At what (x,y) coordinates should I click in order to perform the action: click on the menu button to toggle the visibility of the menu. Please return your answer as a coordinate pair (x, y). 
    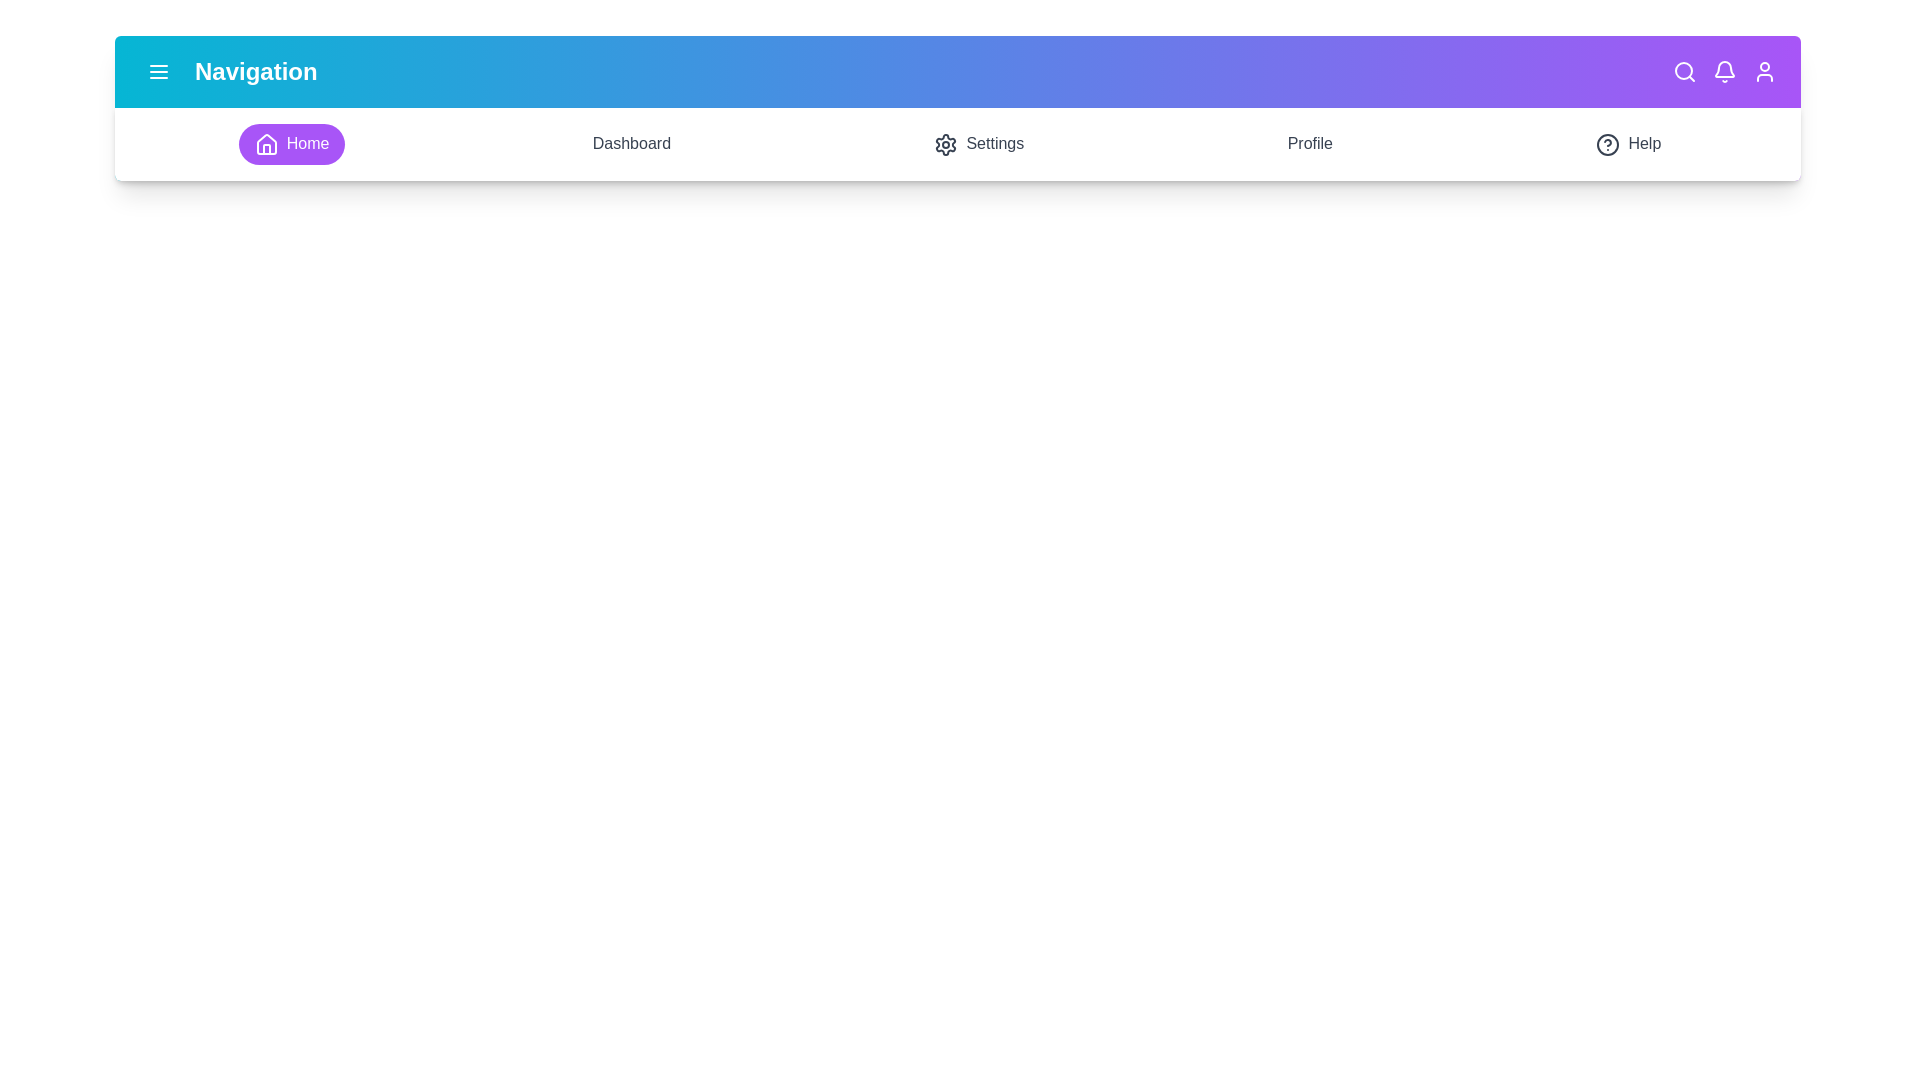
    Looking at the image, I should click on (157, 71).